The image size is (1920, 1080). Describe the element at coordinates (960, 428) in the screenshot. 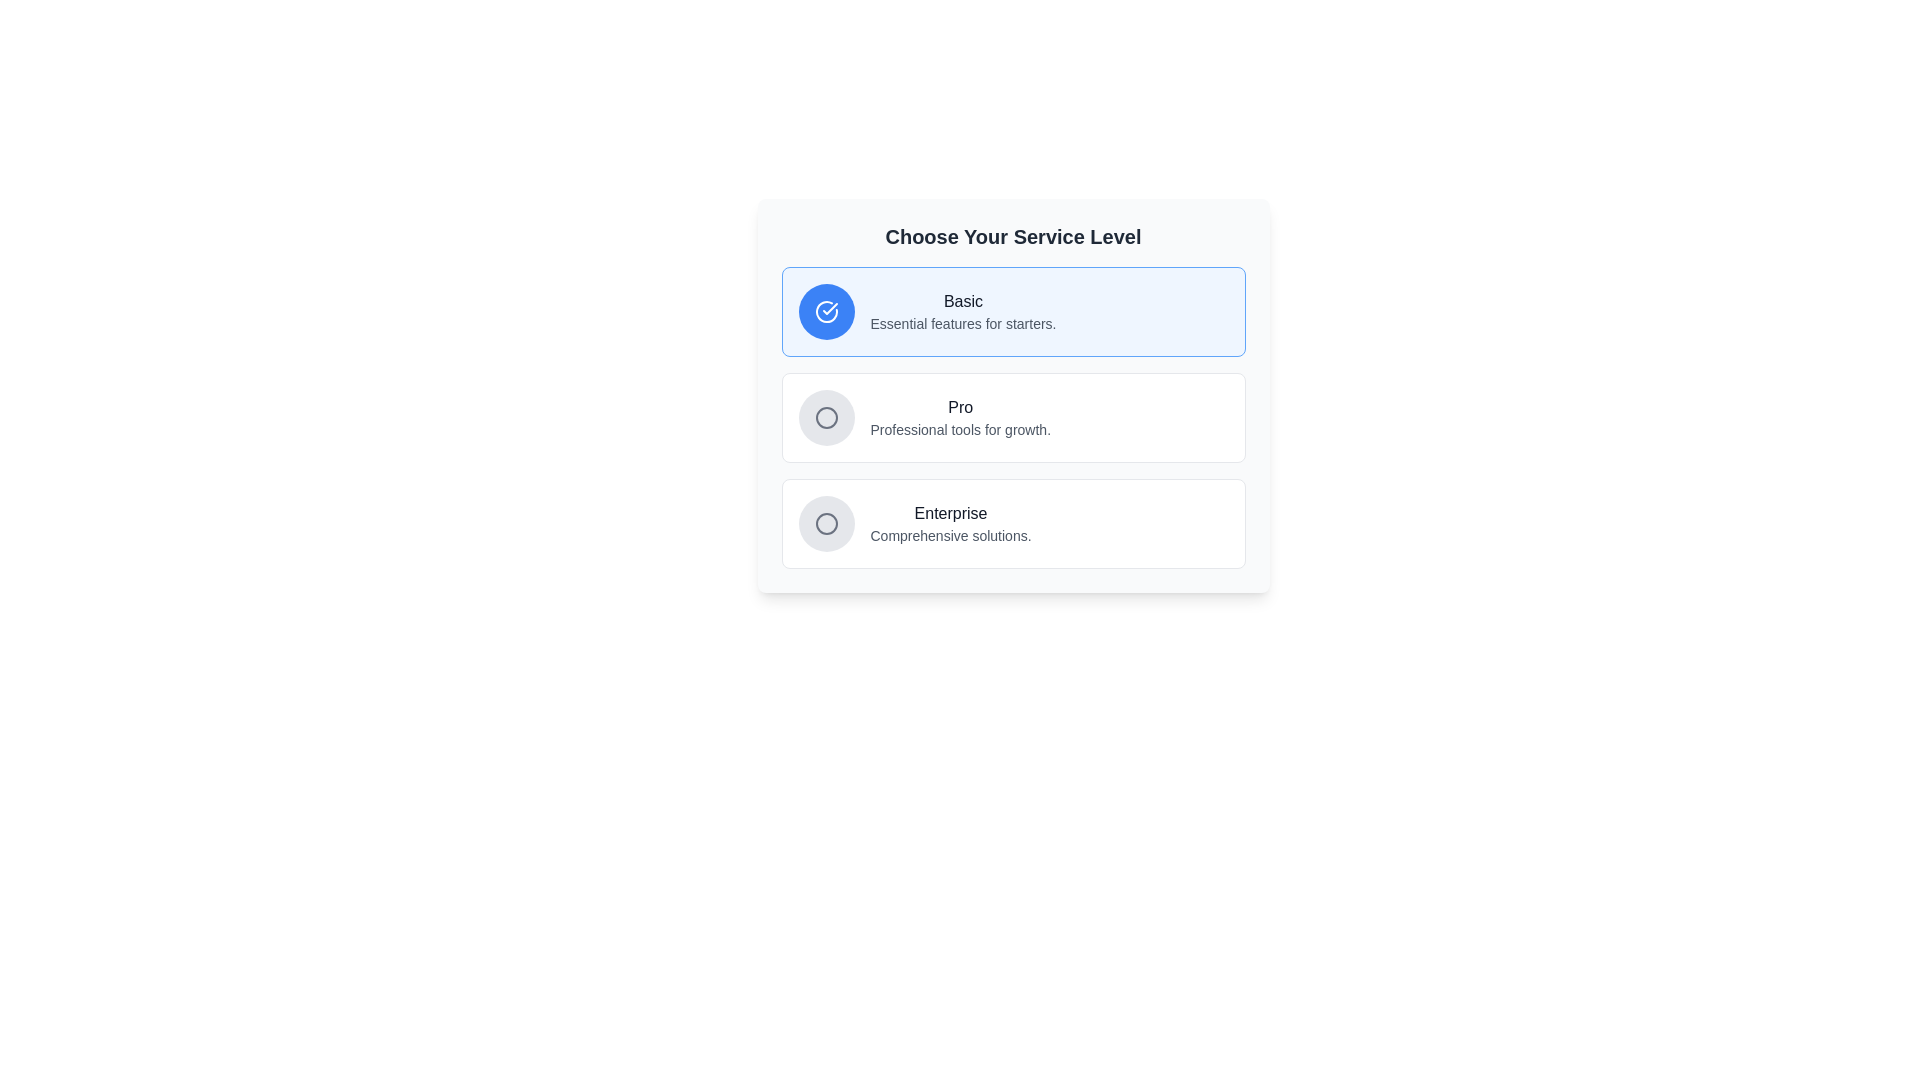

I see `the text label that reads 'Professional tools for growth.' which is styled in gray and positioned below the title 'Pro' in the service level options` at that location.